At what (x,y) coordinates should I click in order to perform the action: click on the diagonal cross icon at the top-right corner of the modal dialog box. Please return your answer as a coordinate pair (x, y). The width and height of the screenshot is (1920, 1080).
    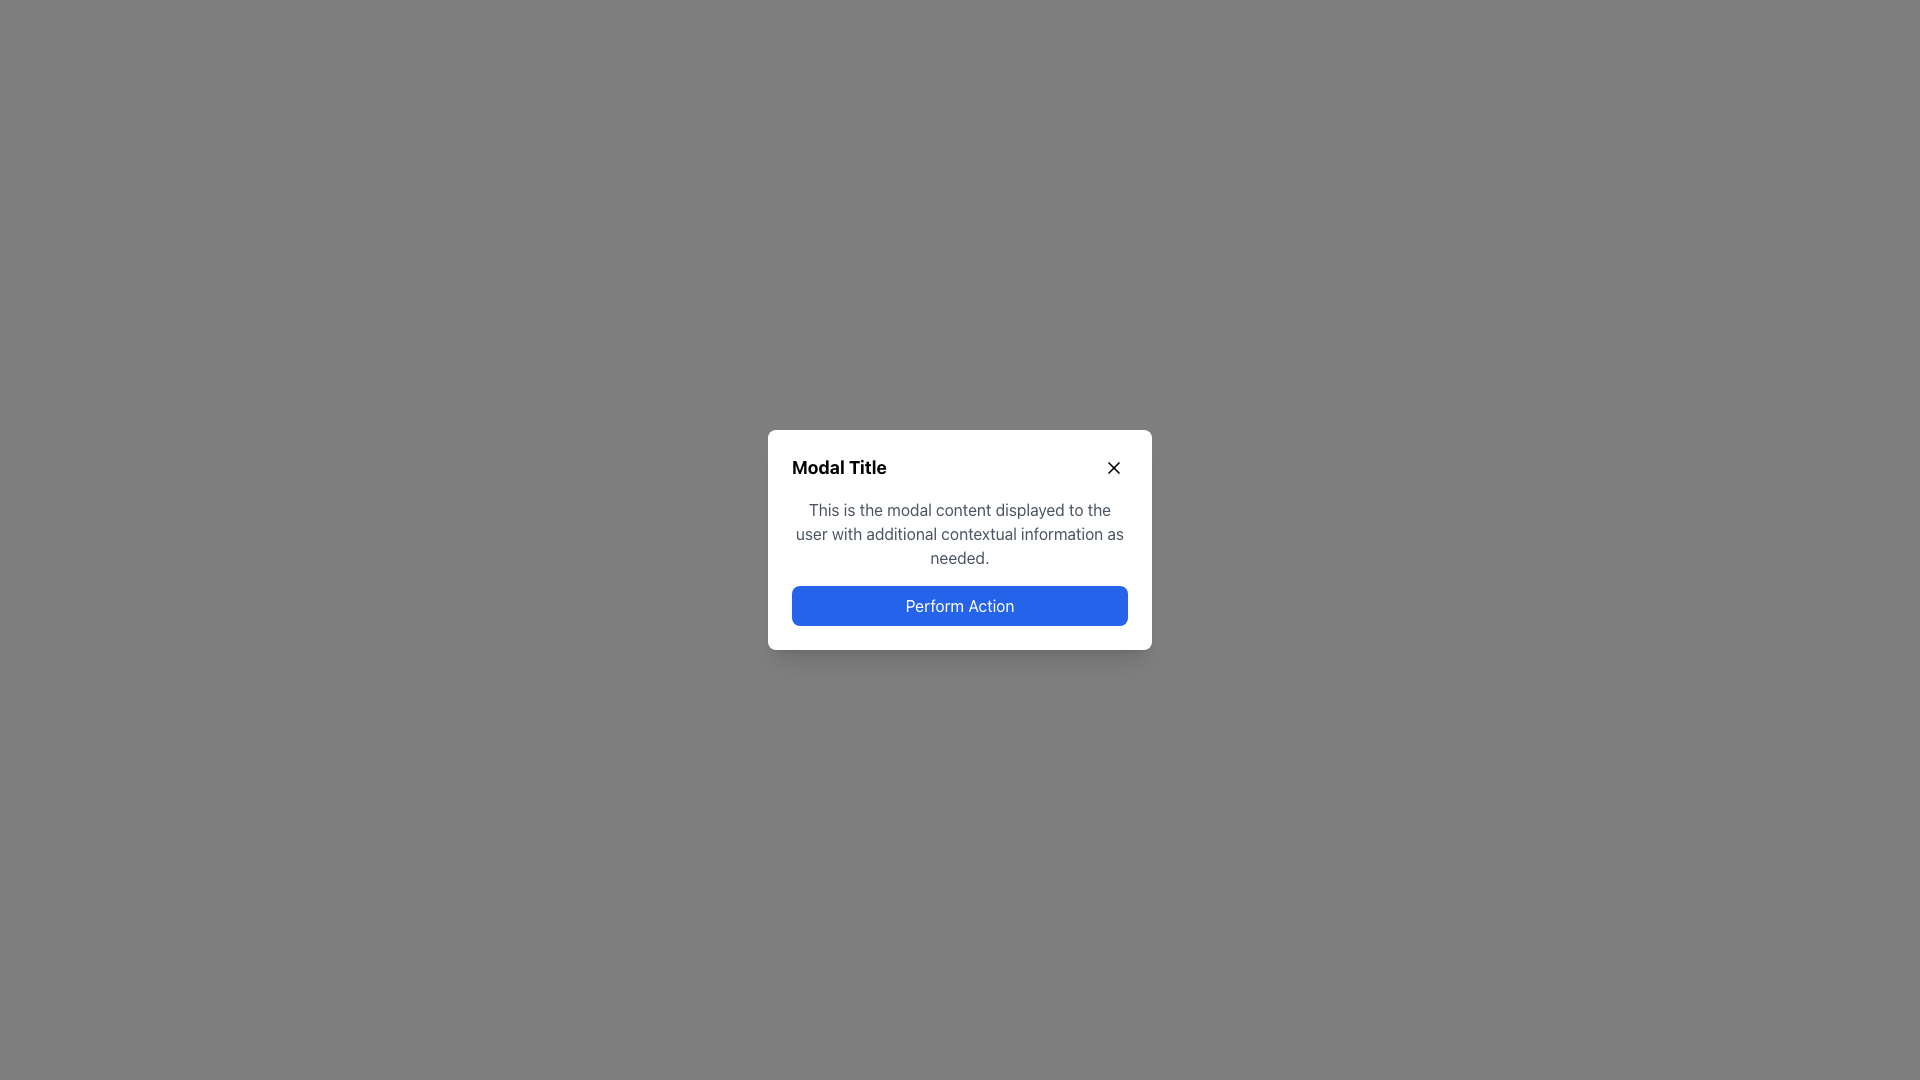
    Looking at the image, I should click on (1112, 467).